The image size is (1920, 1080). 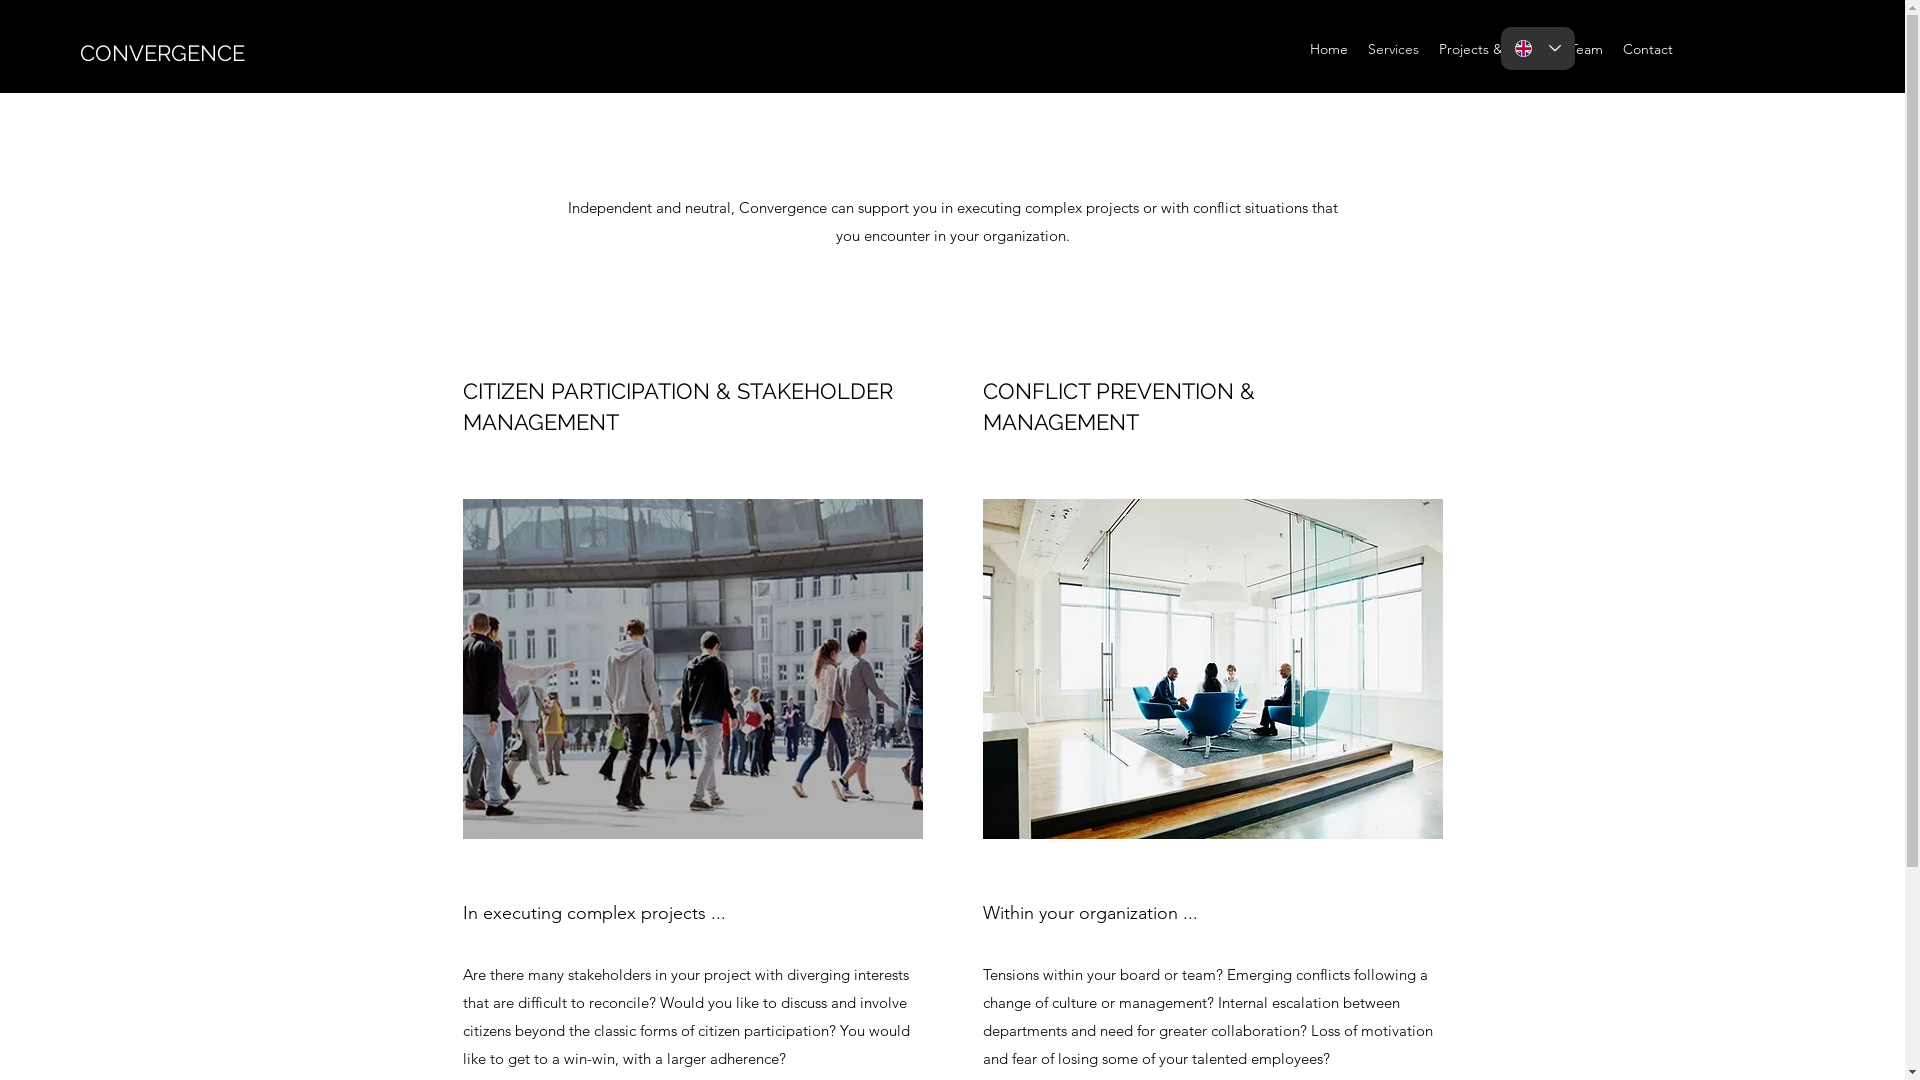 What do you see at coordinates (1494, 48) in the screenshot?
I see `'Projects & Clients'` at bounding box center [1494, 48].